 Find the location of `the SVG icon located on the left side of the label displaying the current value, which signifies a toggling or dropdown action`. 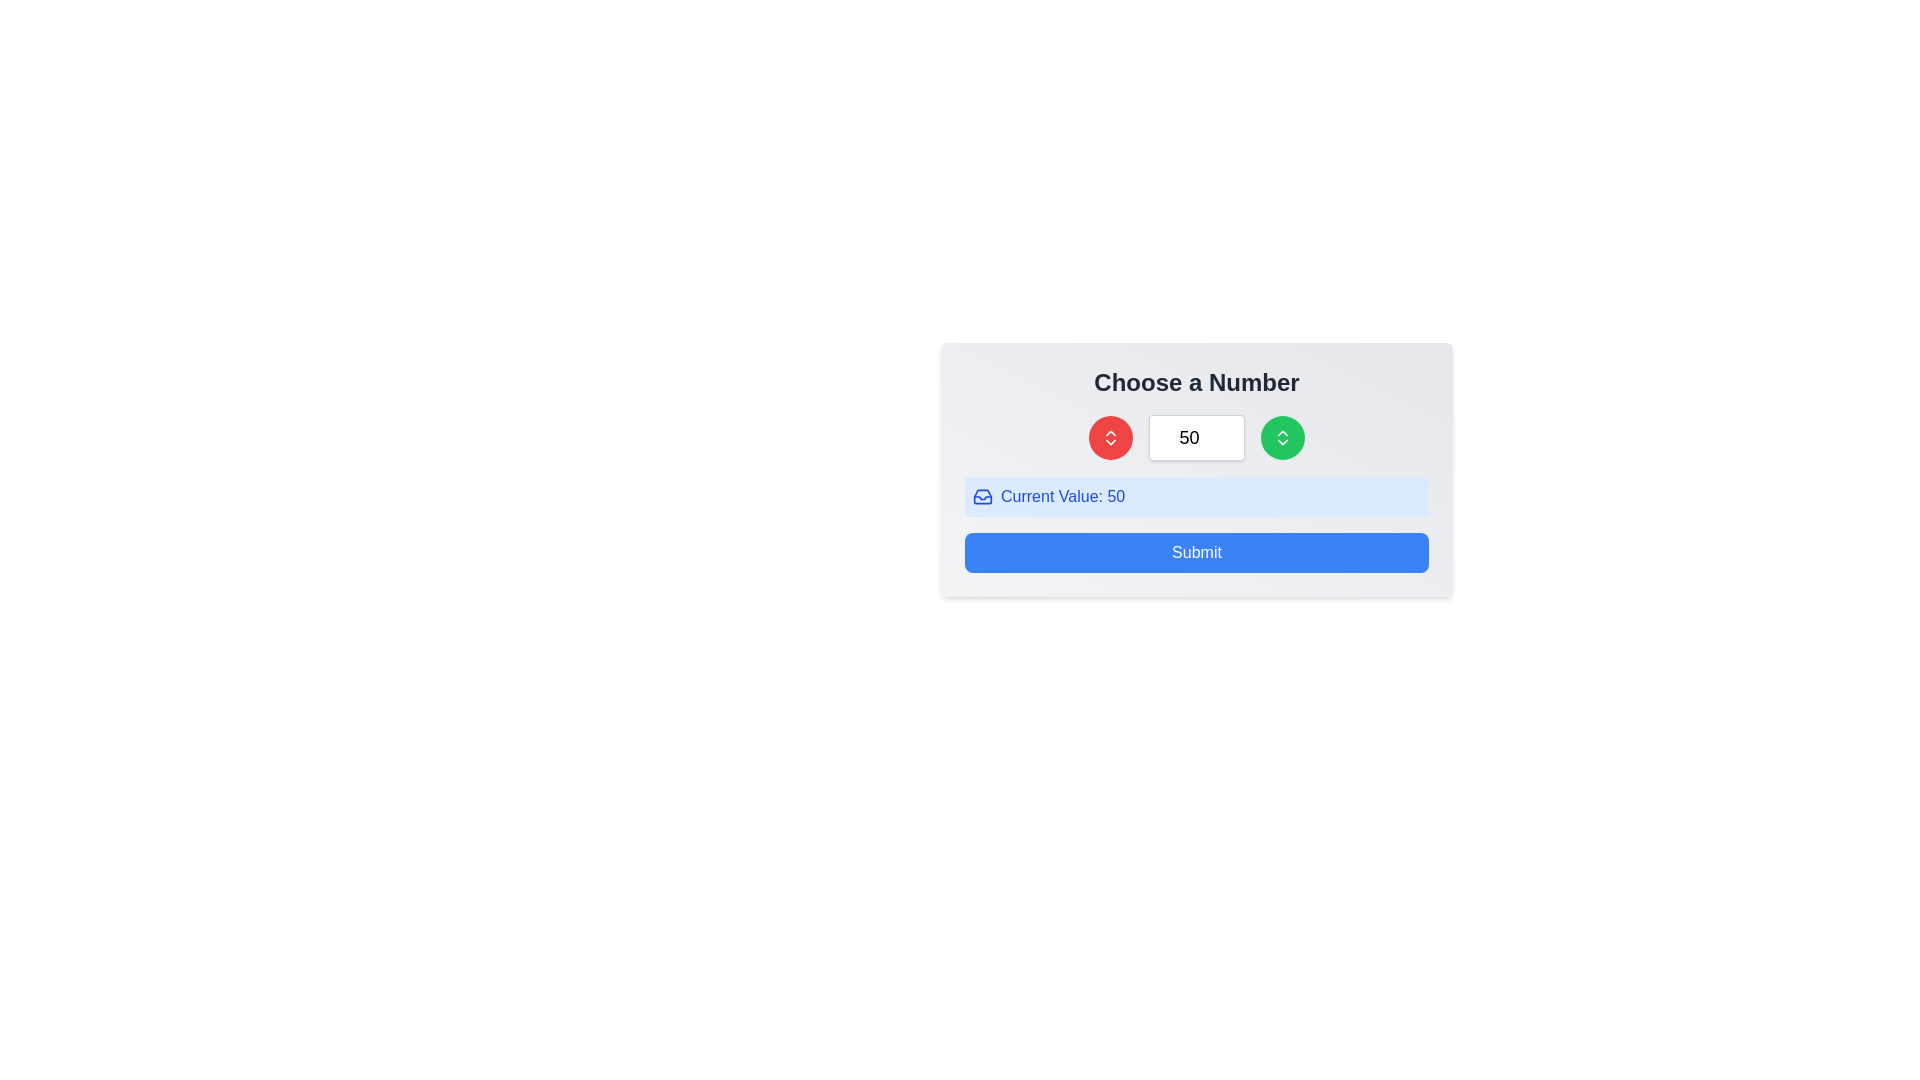

the SVG icon located on the left side of the label displaying the current value, which signifies a toggling or dropdown action is located at coordinates (983, 496).